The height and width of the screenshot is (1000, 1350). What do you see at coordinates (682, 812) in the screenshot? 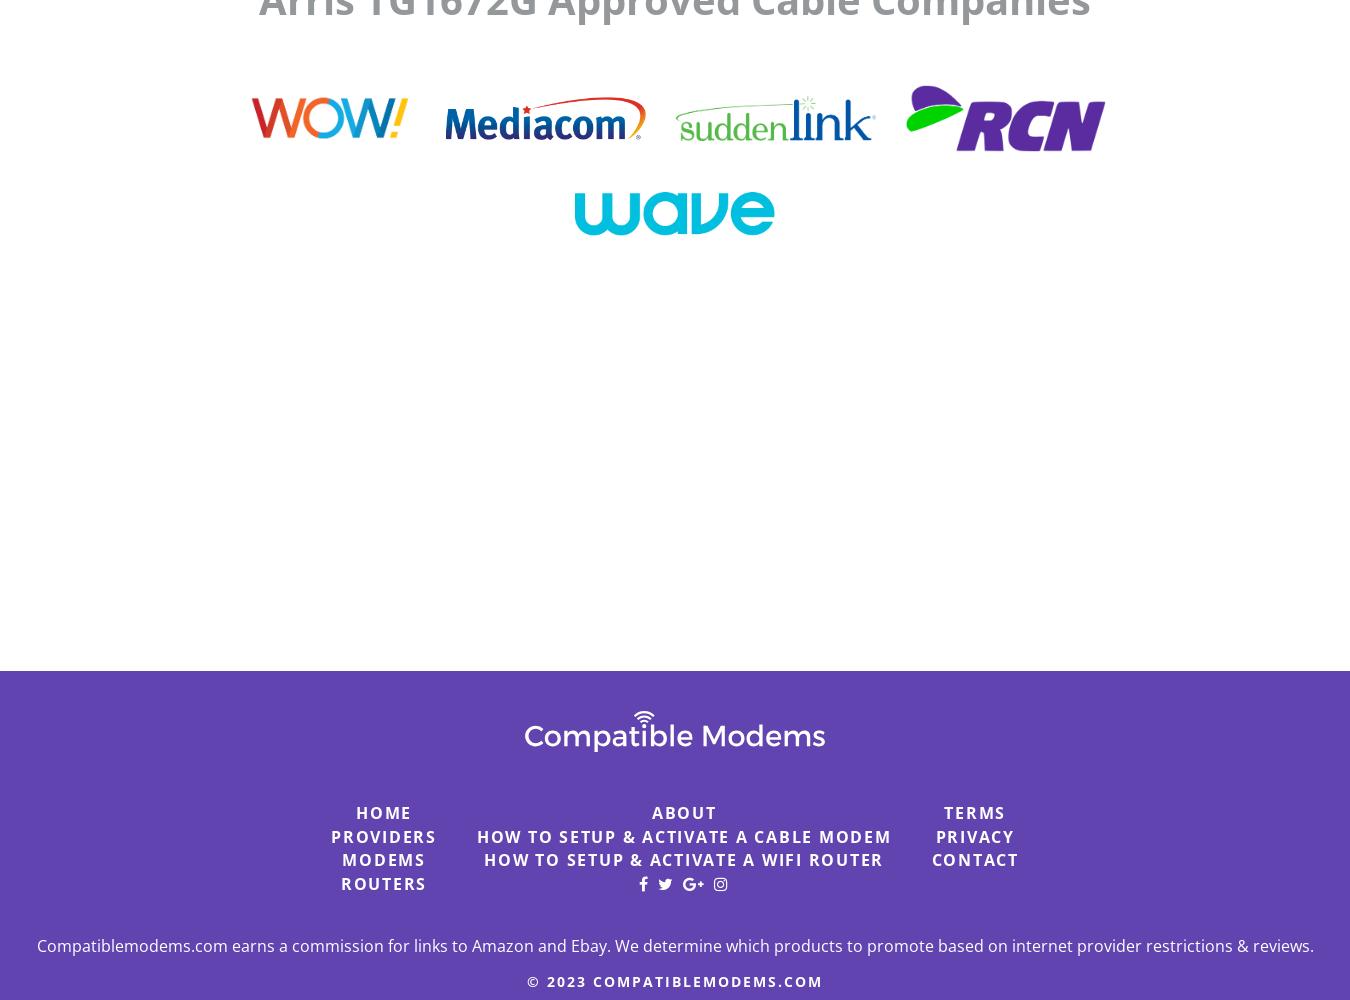
I see `'About'` at bounding box center [682, 812].